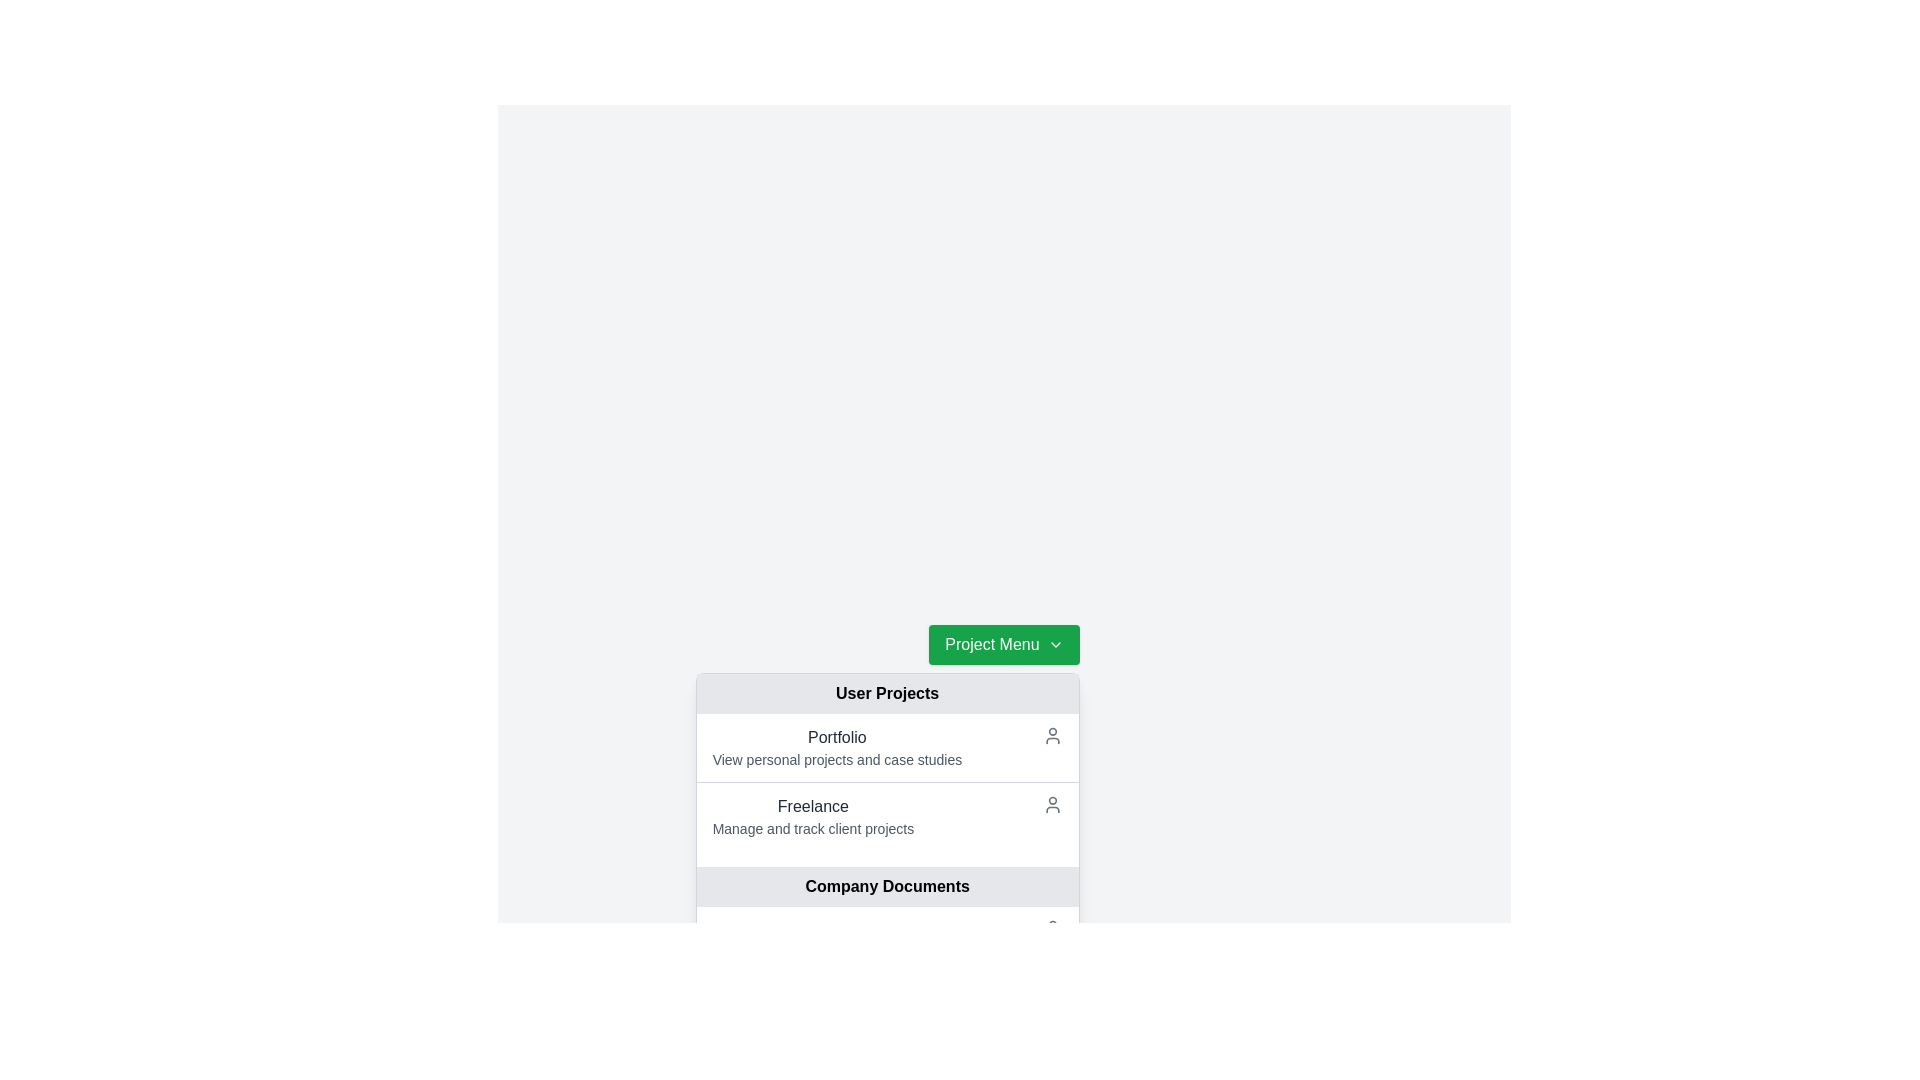 The width and height of the screenshot is (1920, 1080). What do you see at coordinates (886, 748) in the screenshot?
I see `the 'Portfolio' list item, which is styled with a light background and contains a bolded title and user silhouette icon` at bounding box center [886, 748].